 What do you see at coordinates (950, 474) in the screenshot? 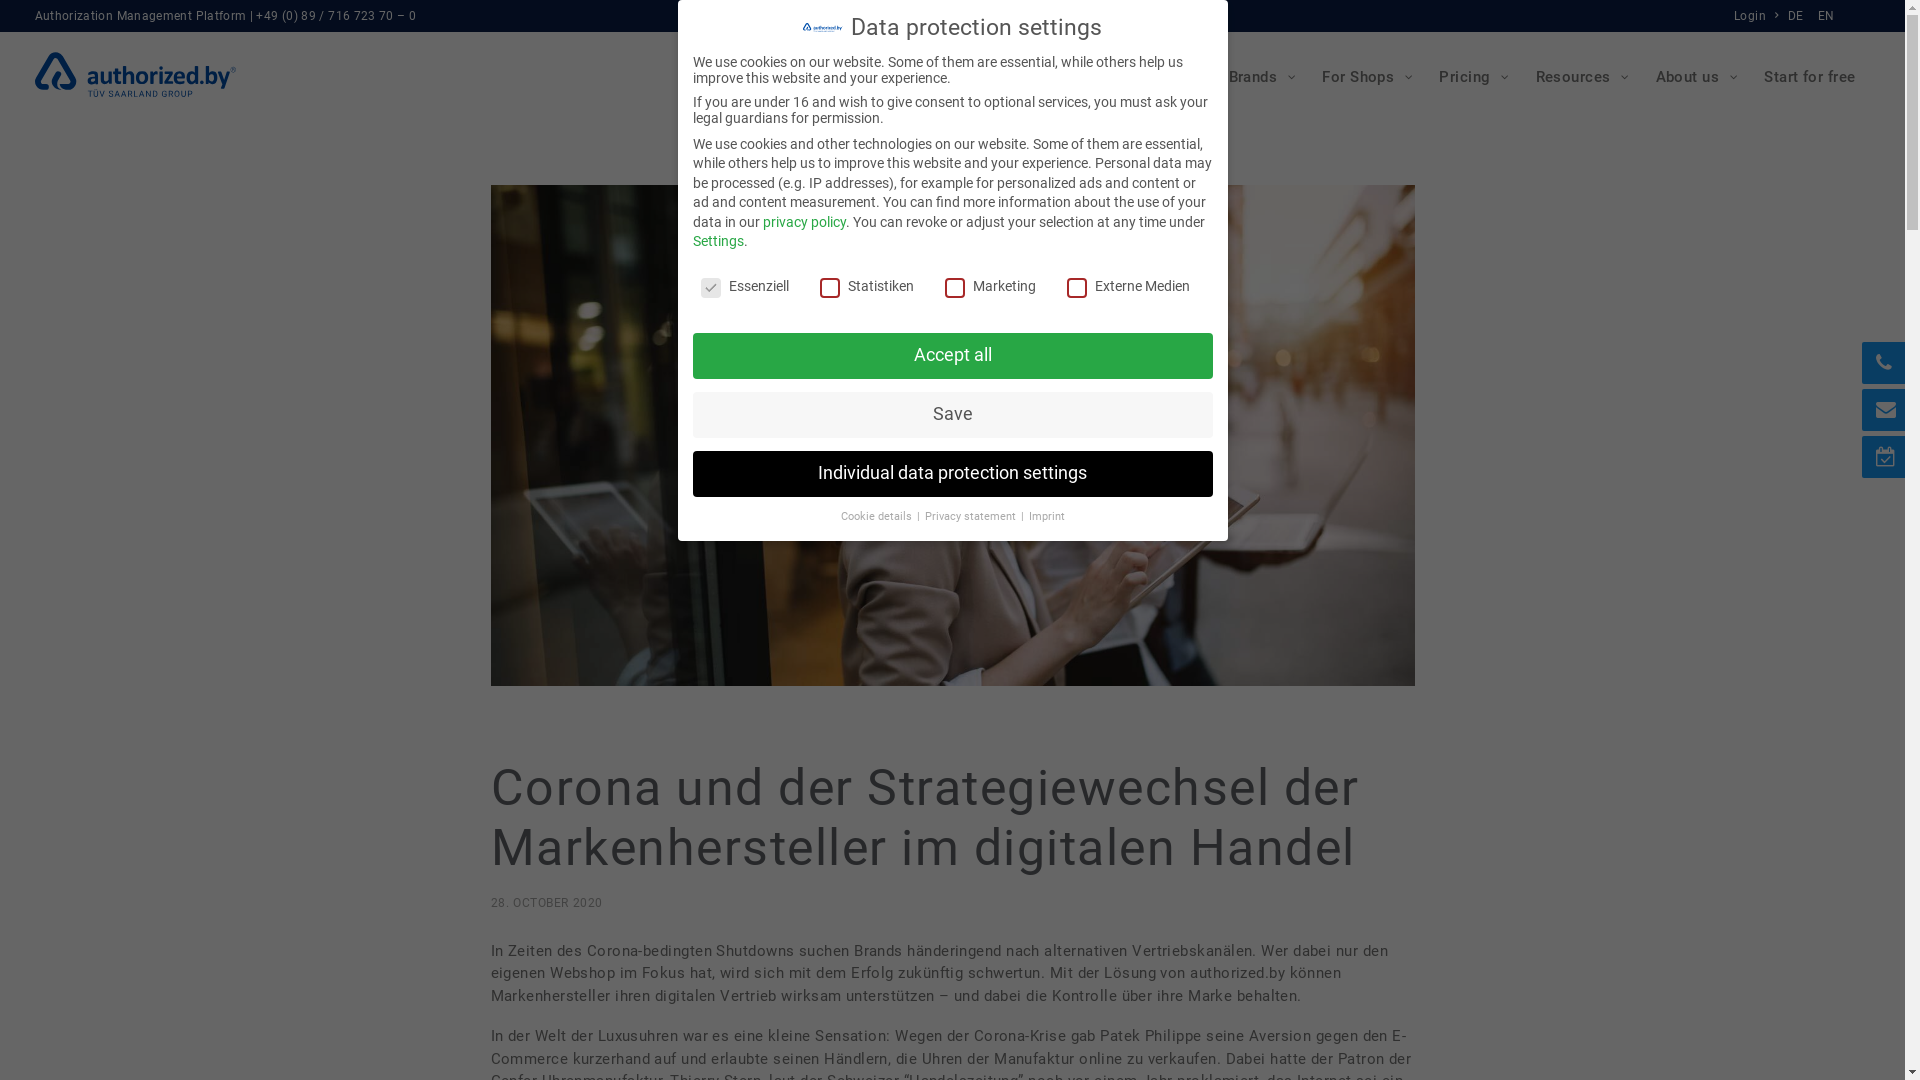
I see `'Individual data protection settings'` at bounding box center [950, 474].